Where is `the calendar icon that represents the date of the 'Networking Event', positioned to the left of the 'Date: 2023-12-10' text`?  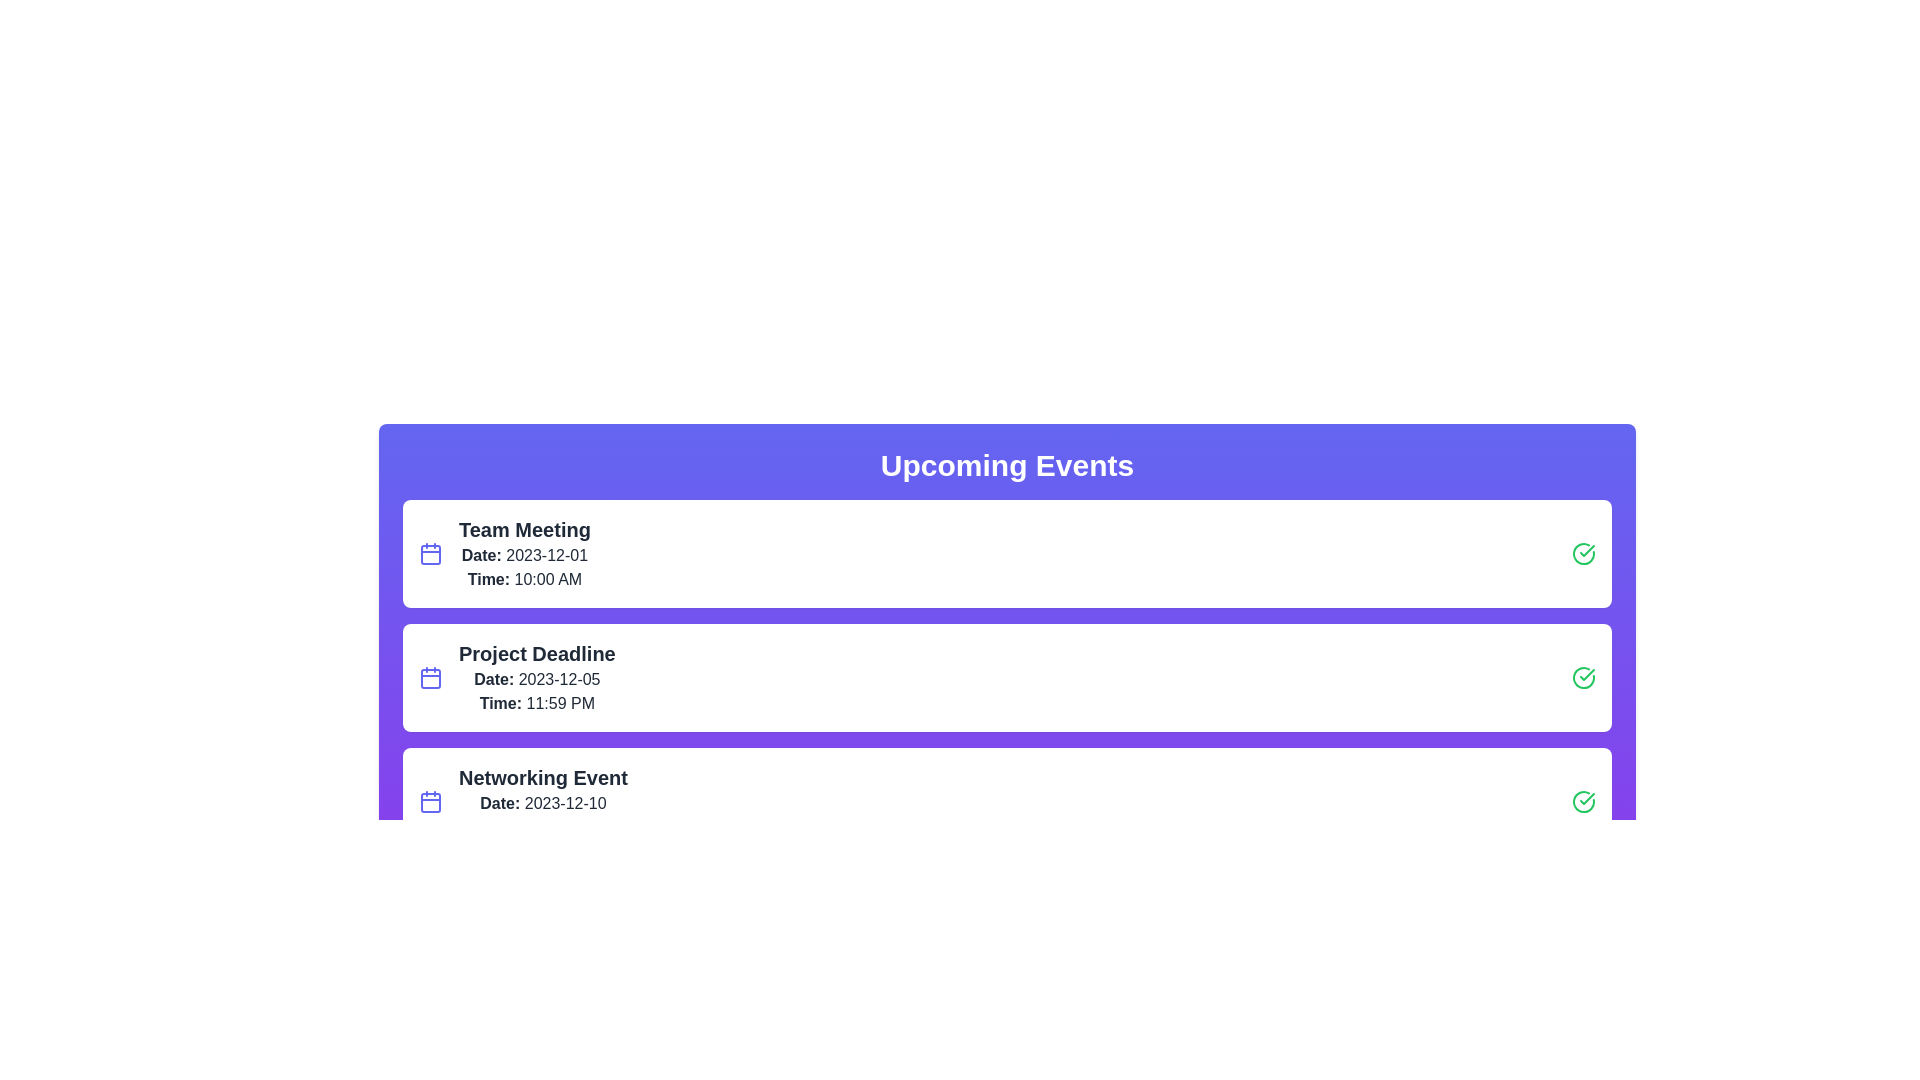
the calendar icon that represents the date of the 'Networking Event', positioned to the left of the 'Date: 2023-12-10' text is located at coordinates (430, 801).